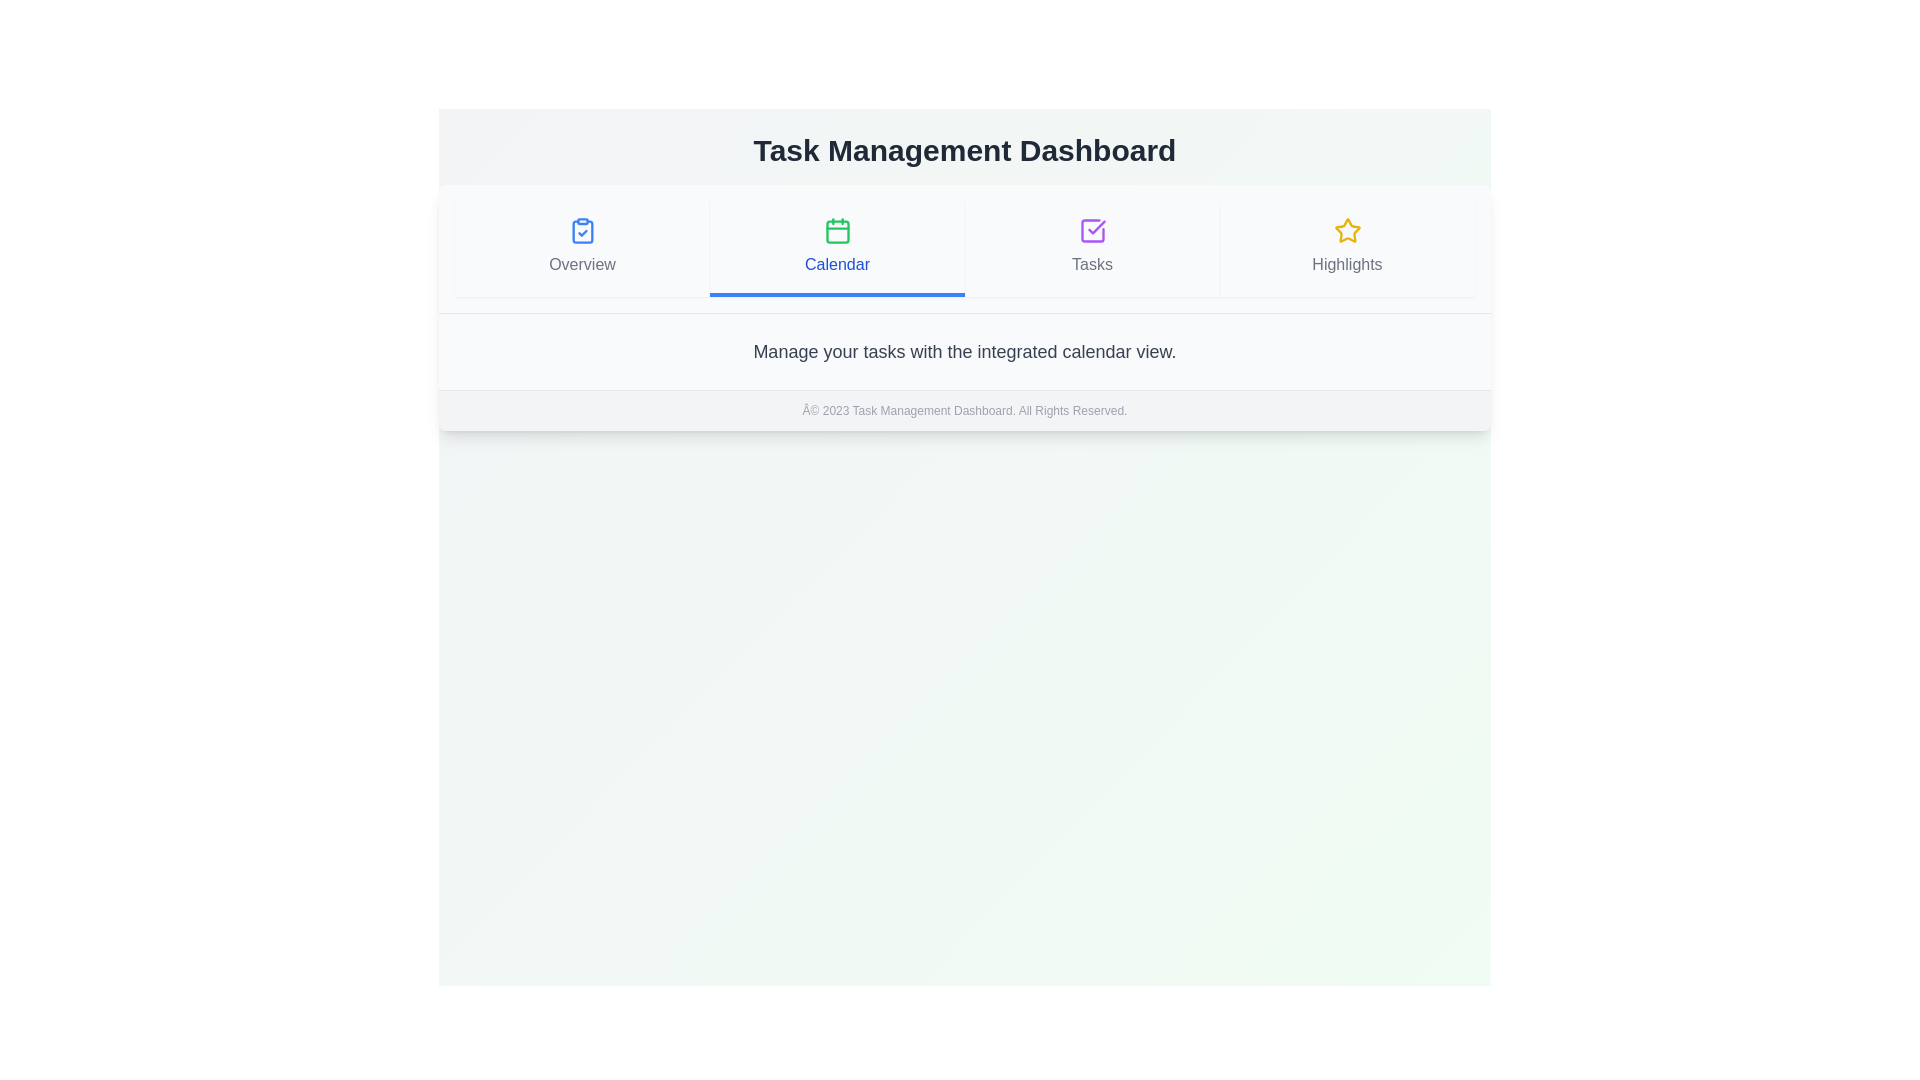 This screenshot has height=1080, width=1920. Describe the element at coordinates (1347, 245) in the screenshot. I see `the yellow star icon above the text 'Highlights' in the top navigation bar` at that location.